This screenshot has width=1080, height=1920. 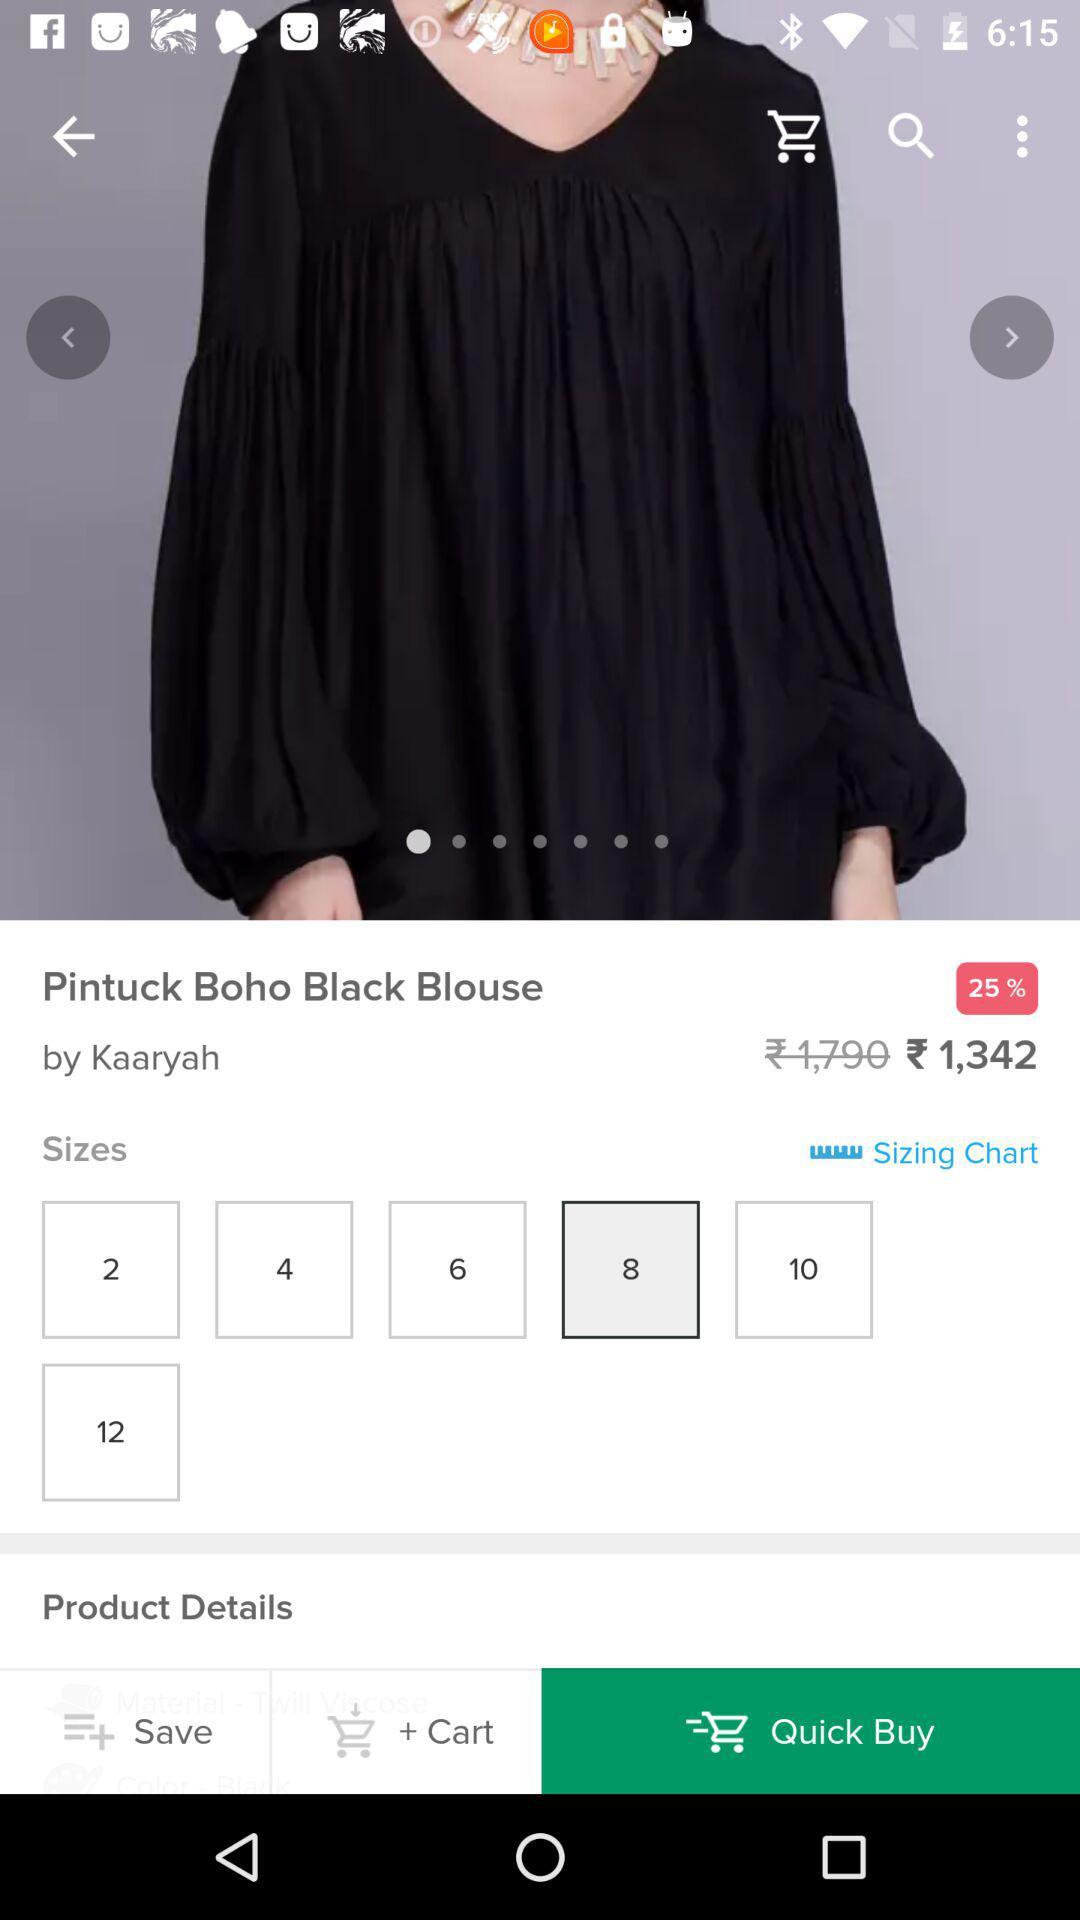 What do you see at coordinates (631, 1269) in the screenshot?
I see `8` at bounding box center [631, 1269].